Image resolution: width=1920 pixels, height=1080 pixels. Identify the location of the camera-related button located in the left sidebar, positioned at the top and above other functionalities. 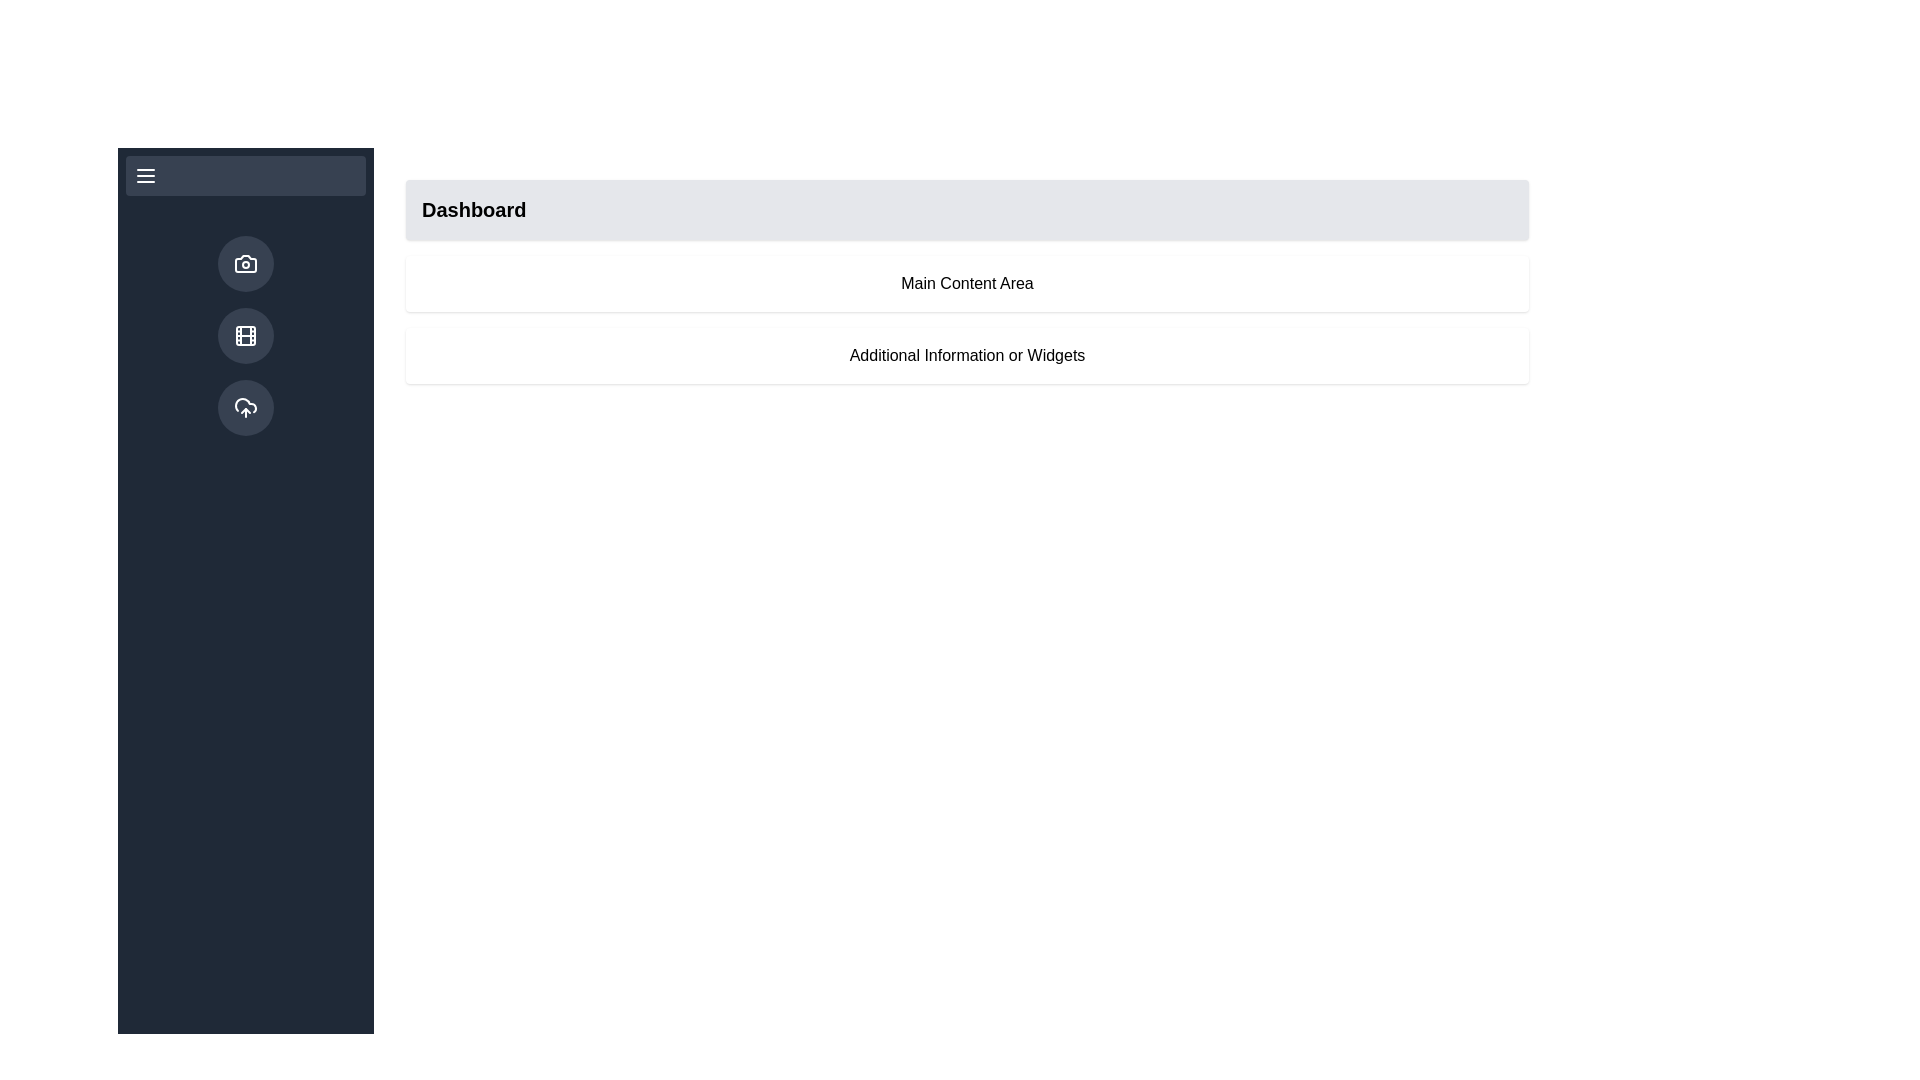
(244, 262).